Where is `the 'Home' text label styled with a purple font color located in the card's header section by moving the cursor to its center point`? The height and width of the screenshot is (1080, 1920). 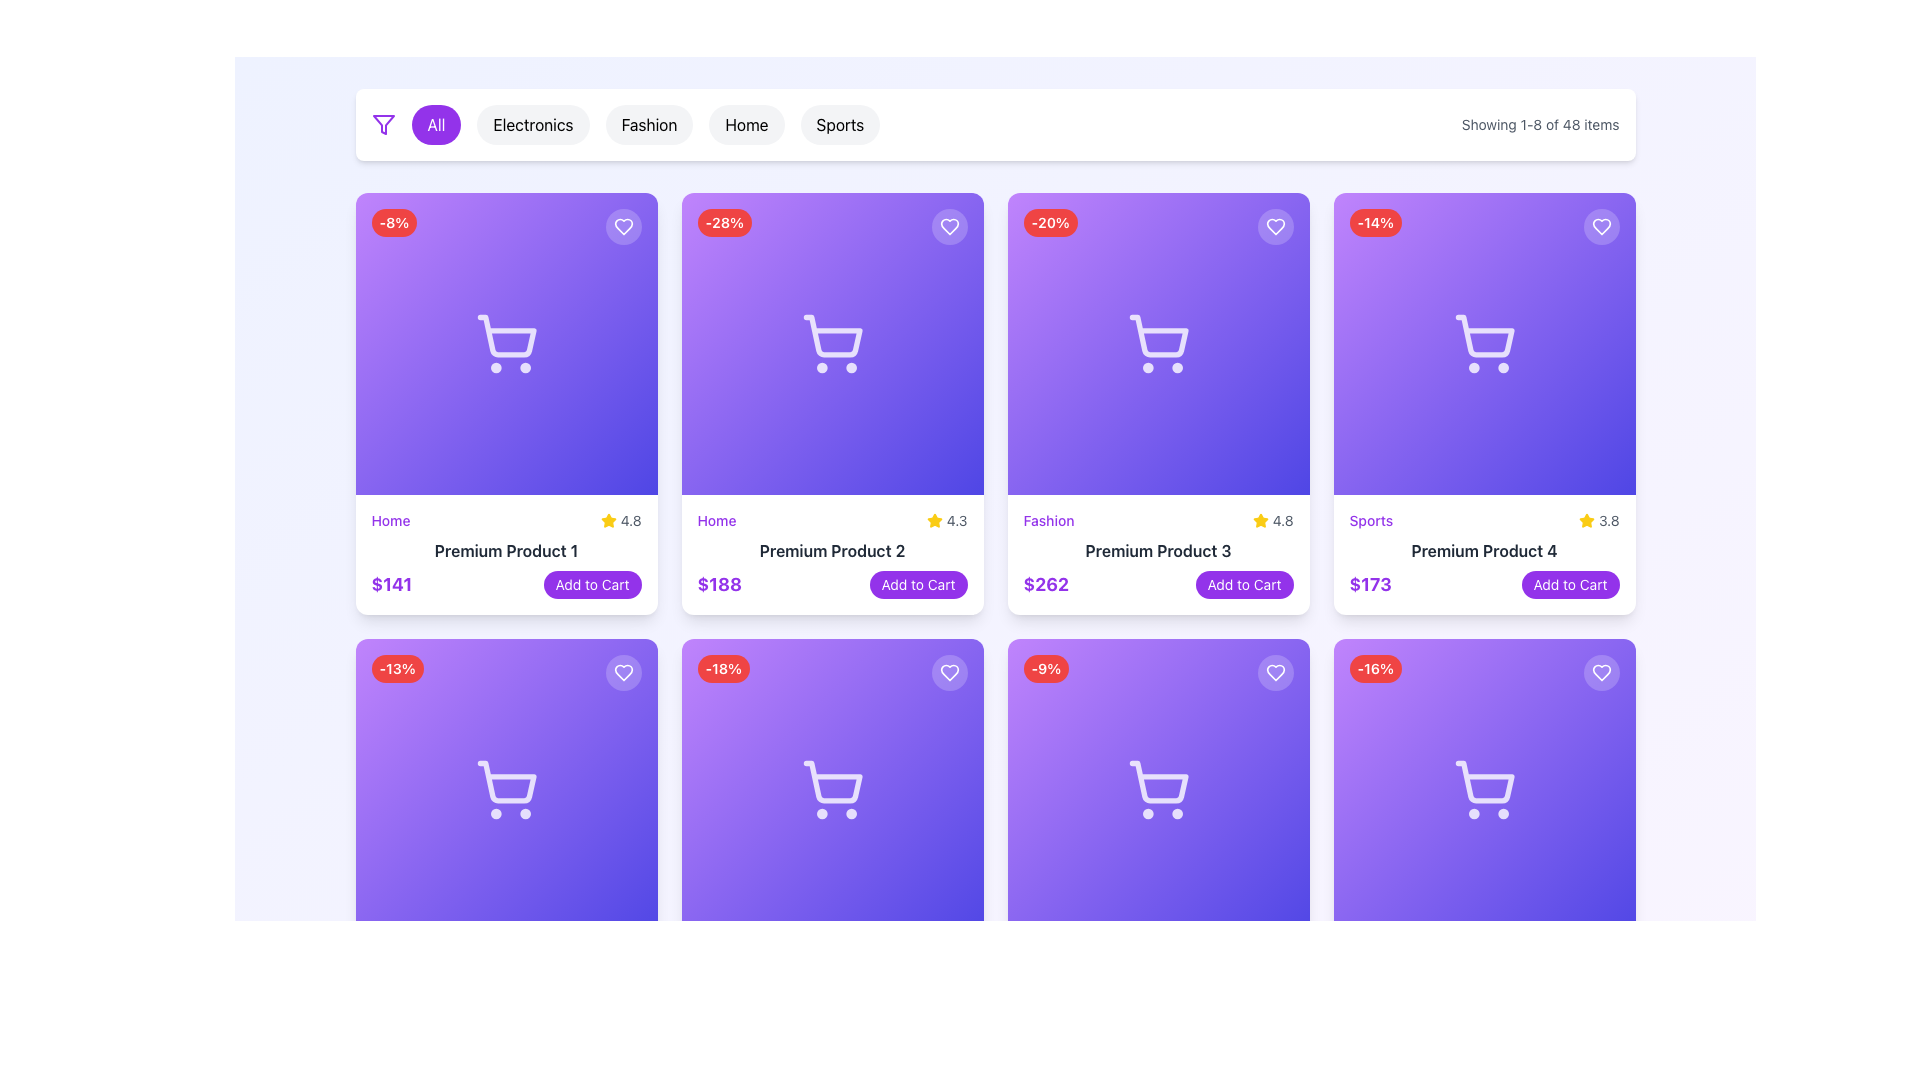
the 'Home' text label styled with a purple font color located in the card's header section by moving the cursor to its center point is located at coordinates (716, 519).